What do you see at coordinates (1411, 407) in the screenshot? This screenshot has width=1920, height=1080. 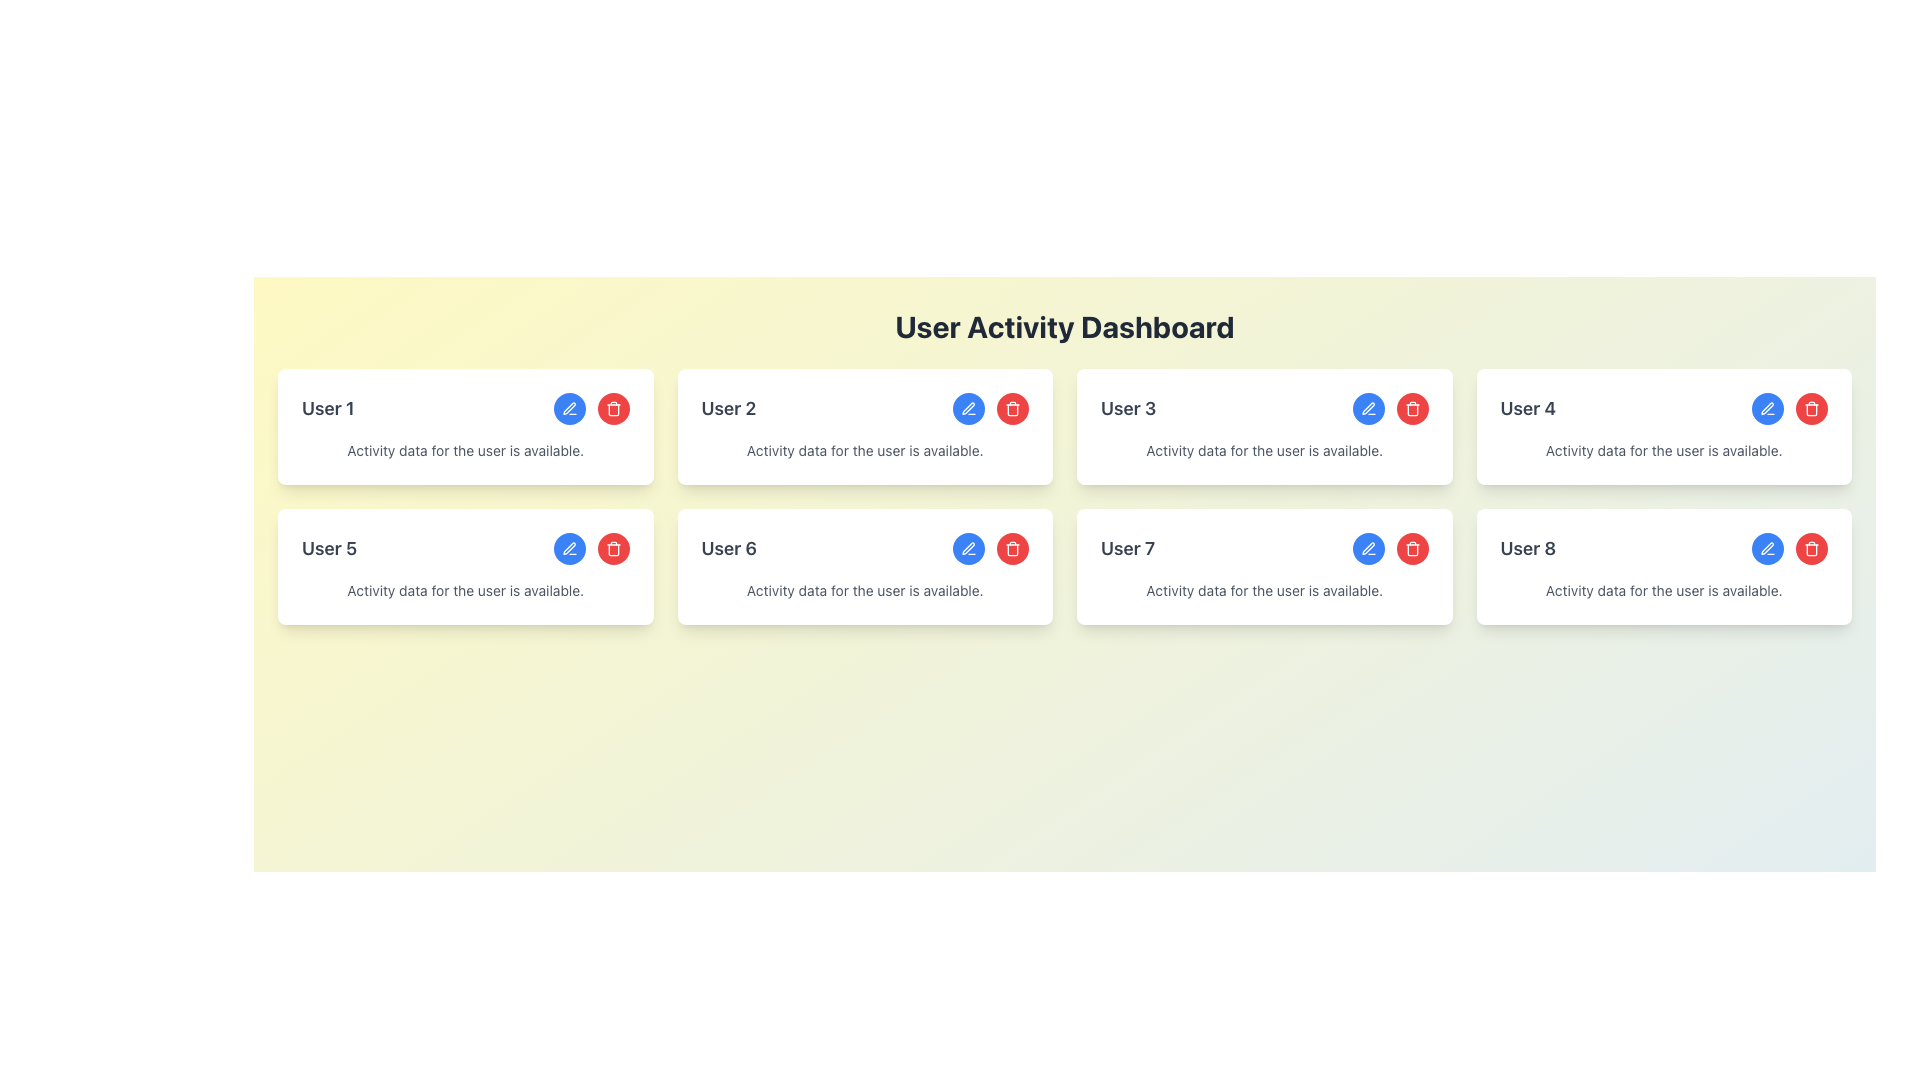 I see `the delete icon button located in the red circular region at the top-right corner of the card associated with 'User 7'` at bounding box center [1411, 407].